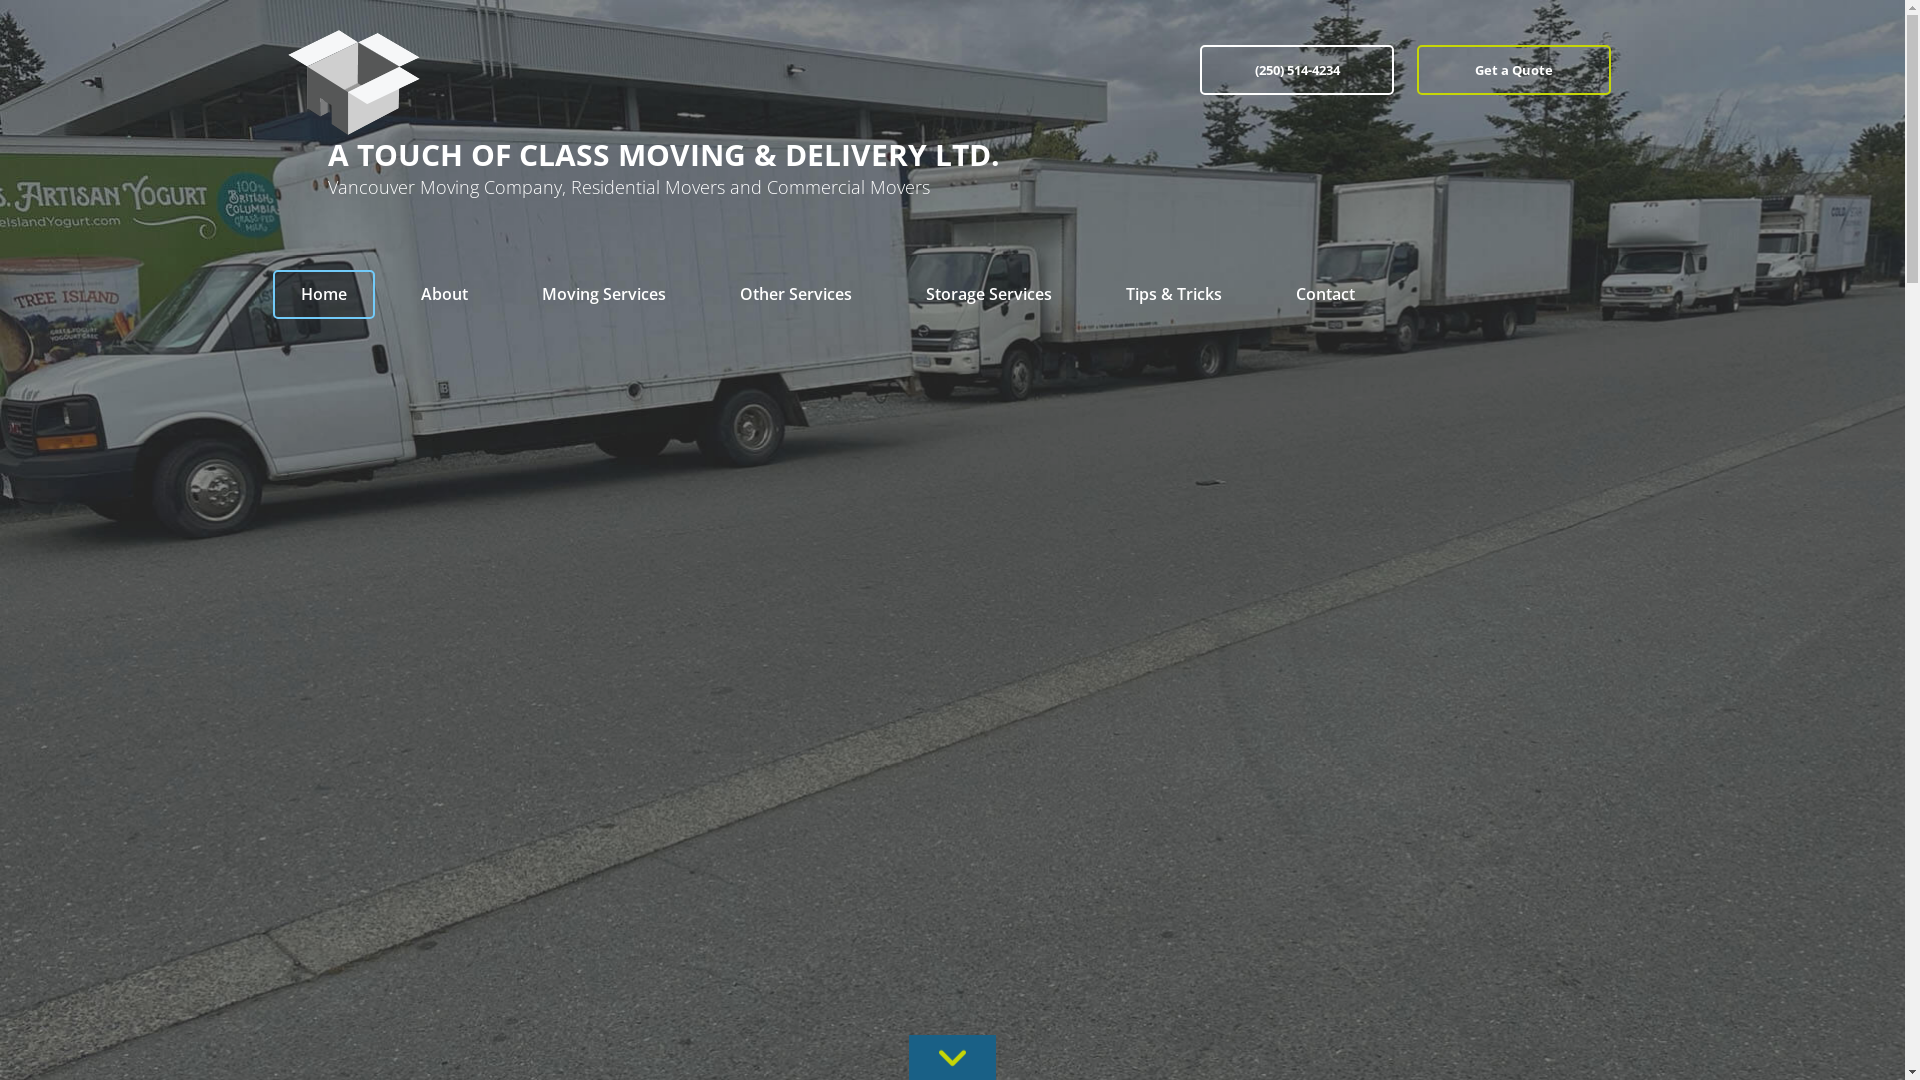 The image size is (1920, 1080). What do you see at coordinates (988, 338) in the screenshot?
I see `'Short Term Storage'` at bounding box center [988, 338].